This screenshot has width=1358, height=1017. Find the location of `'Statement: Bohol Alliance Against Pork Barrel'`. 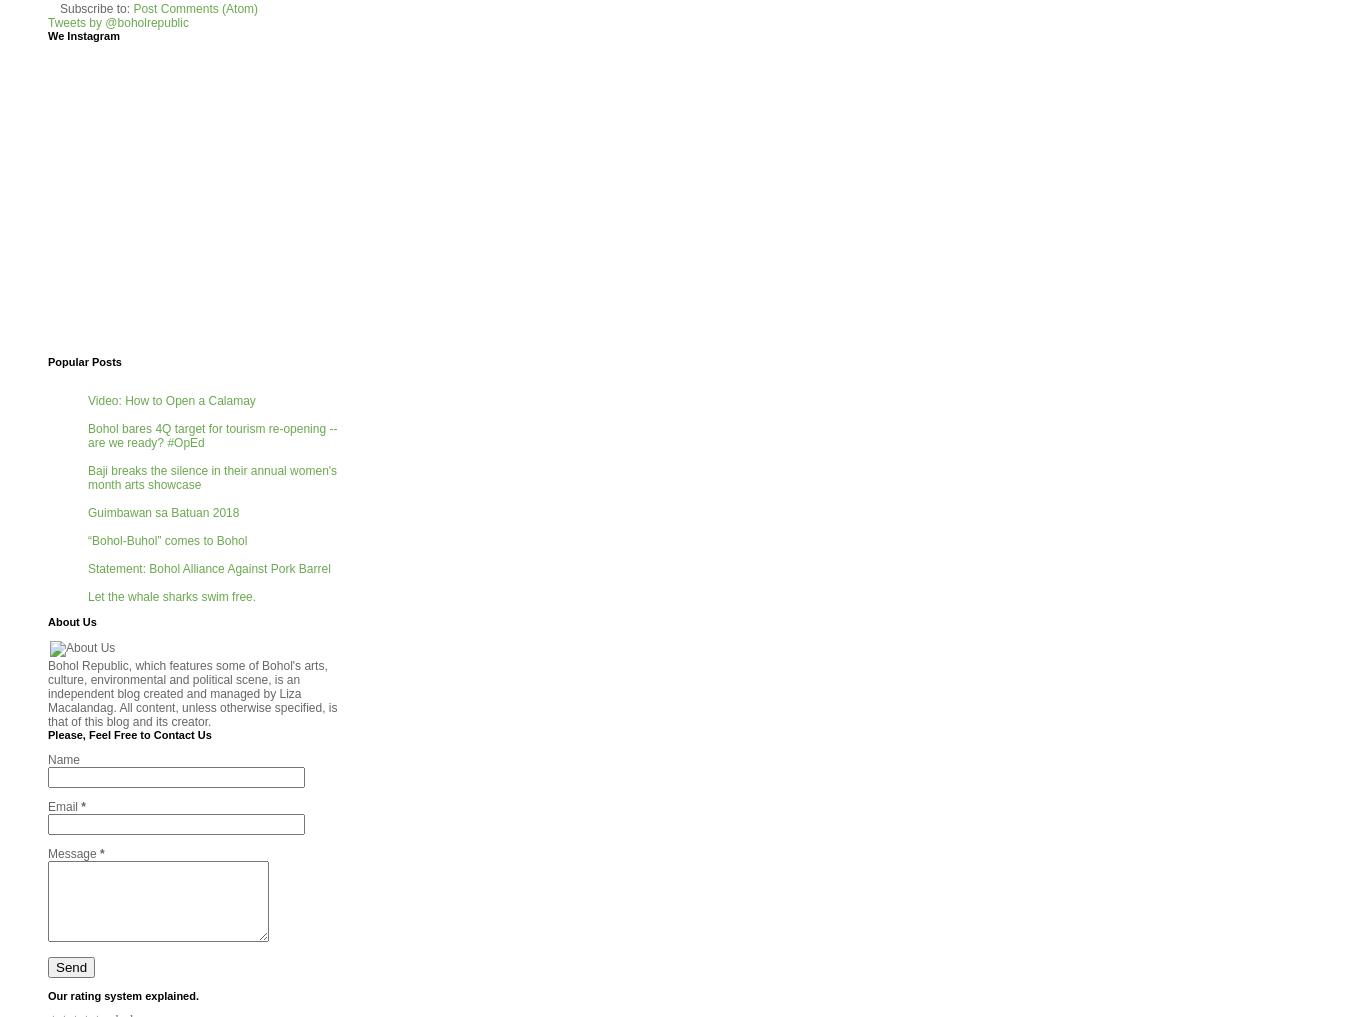

'Statement: Bohol Alliance Against Pork Barrel' is located at coordinates (207, 568).